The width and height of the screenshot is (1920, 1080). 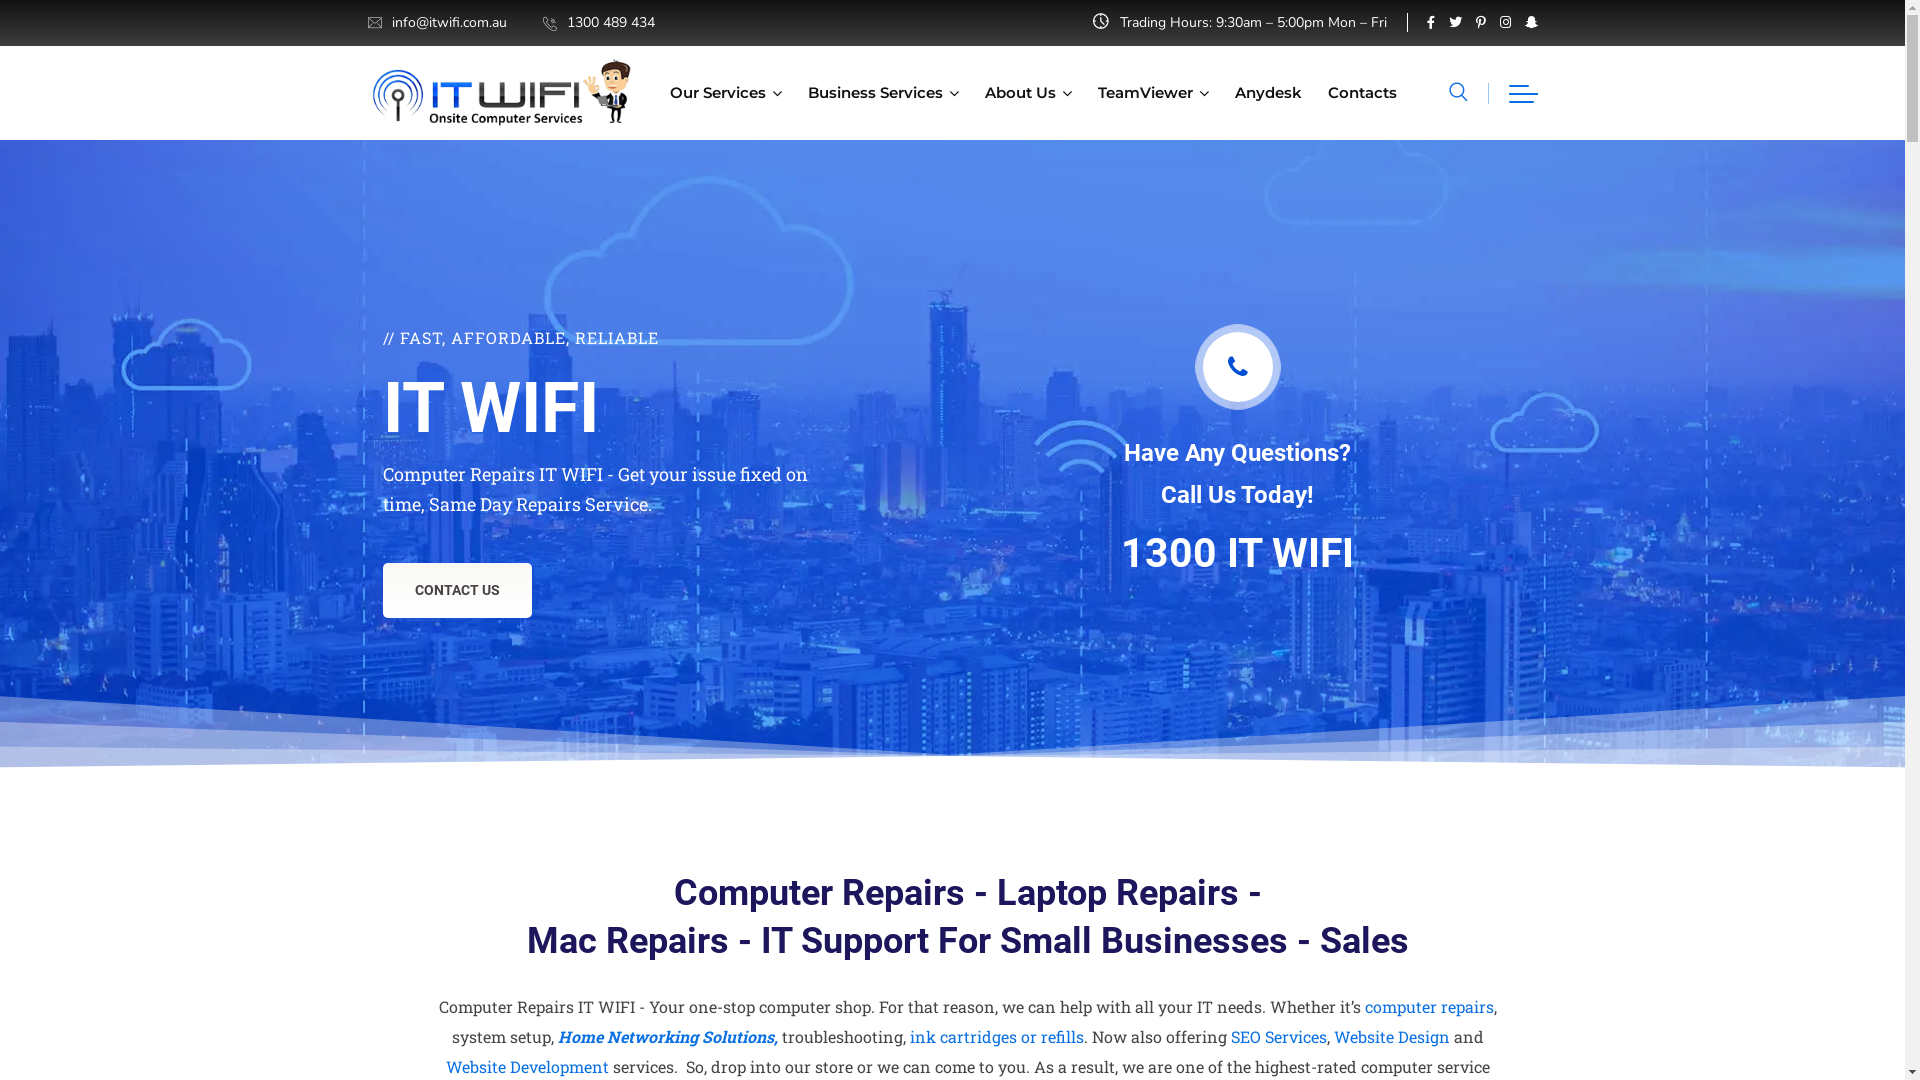 What do you see at coordinates (1276, 1035) in the screenshot?
I see `'SEO Services'` at bounding box center [1276, 1035].